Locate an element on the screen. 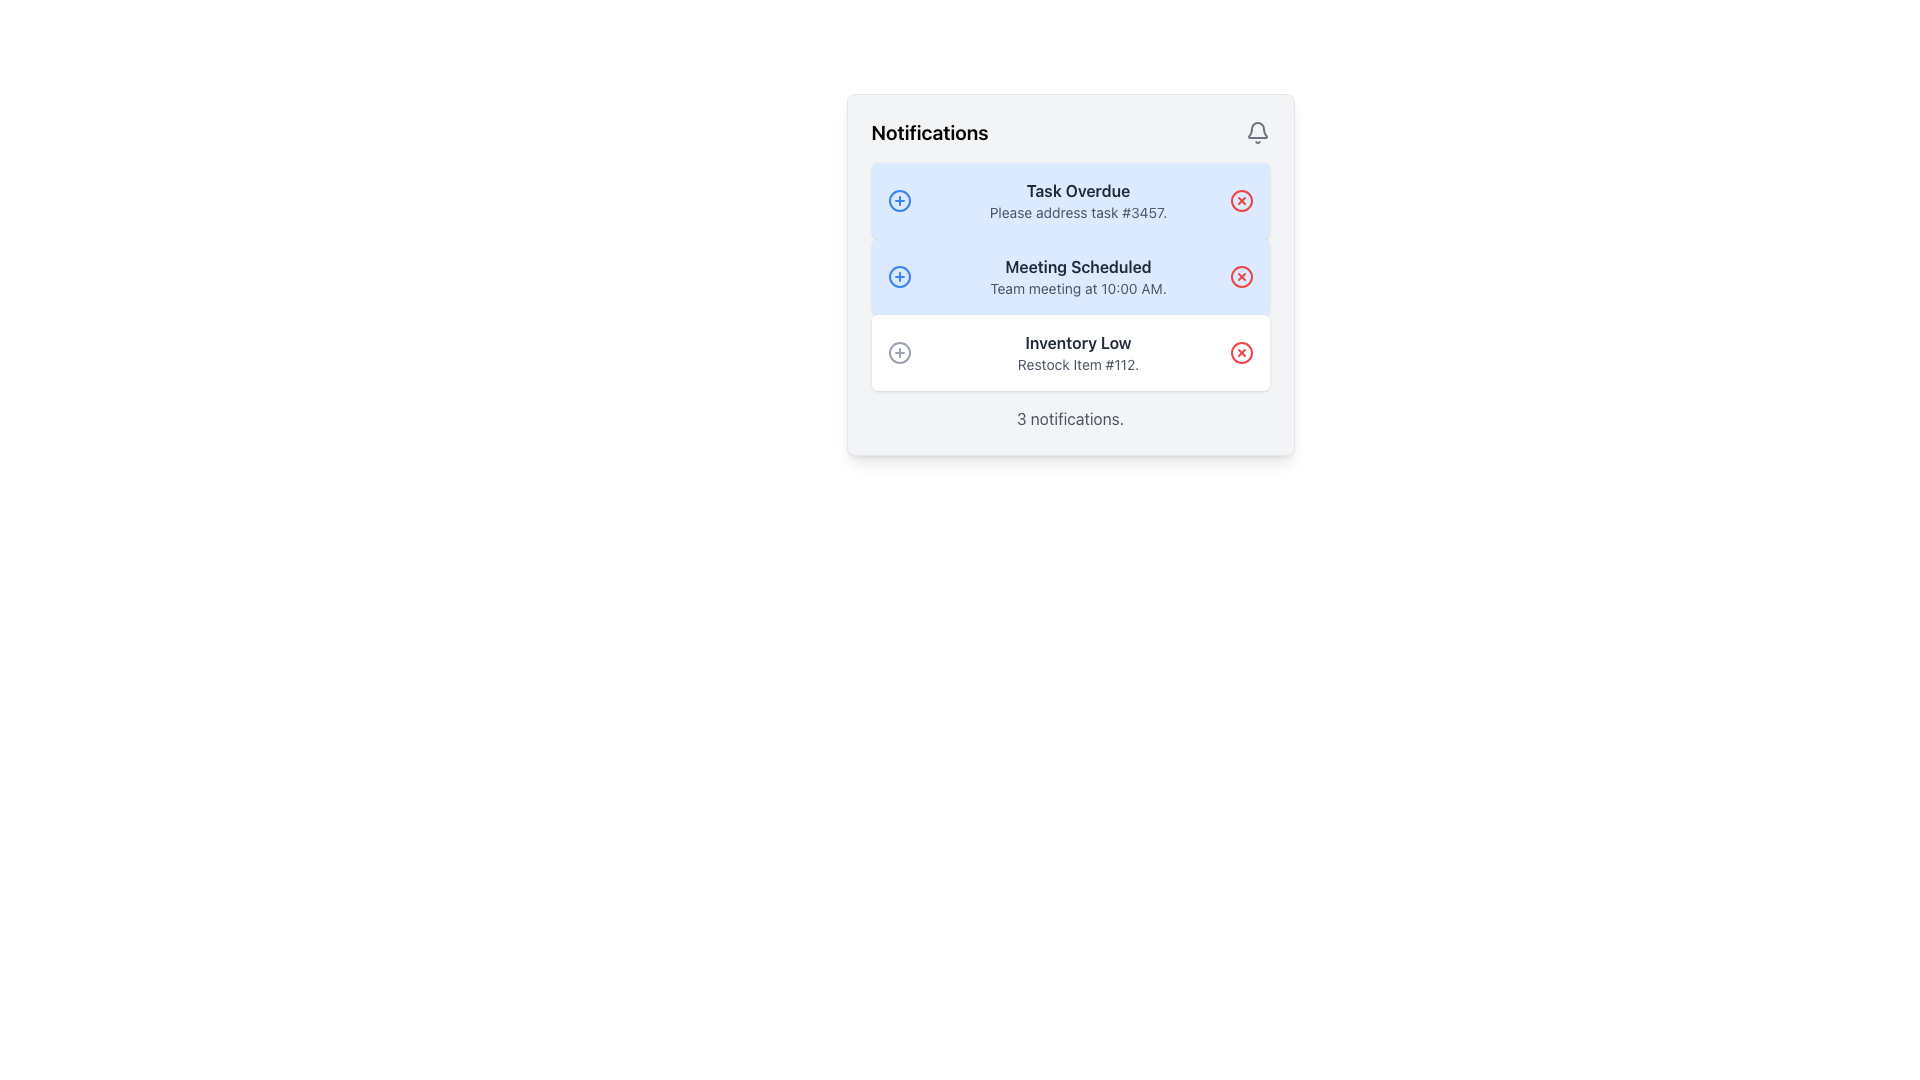 The height and width of the screenshot is (1080, 1920). text displayed in the blue-highlighted box, which contains the bold message 'Task Overdue' and the supplementary description 'Please address task #3457.' This text is positioned centrally under the heading 'Notifications.' is located at coordinates (1077, 200).